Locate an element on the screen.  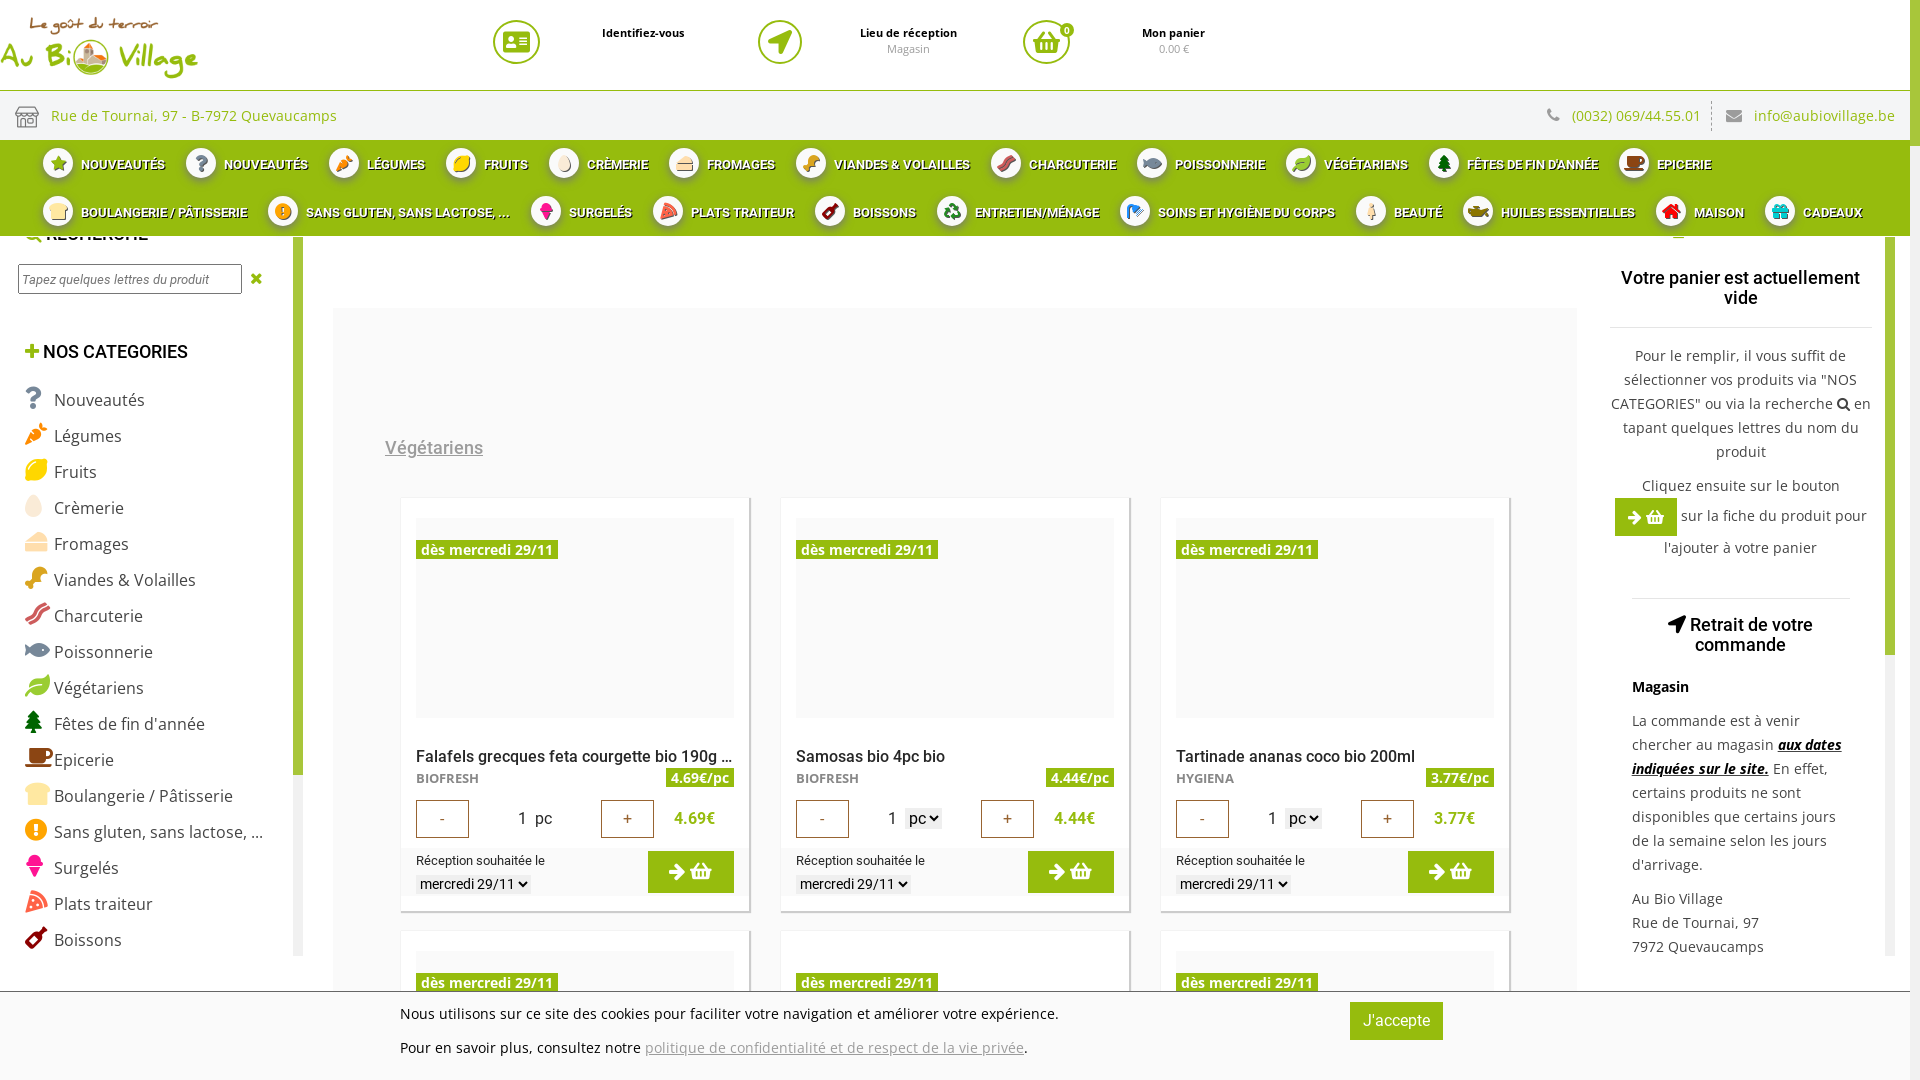
'(0032) 069/44.55.01' is located at coordinates (1570, 115).